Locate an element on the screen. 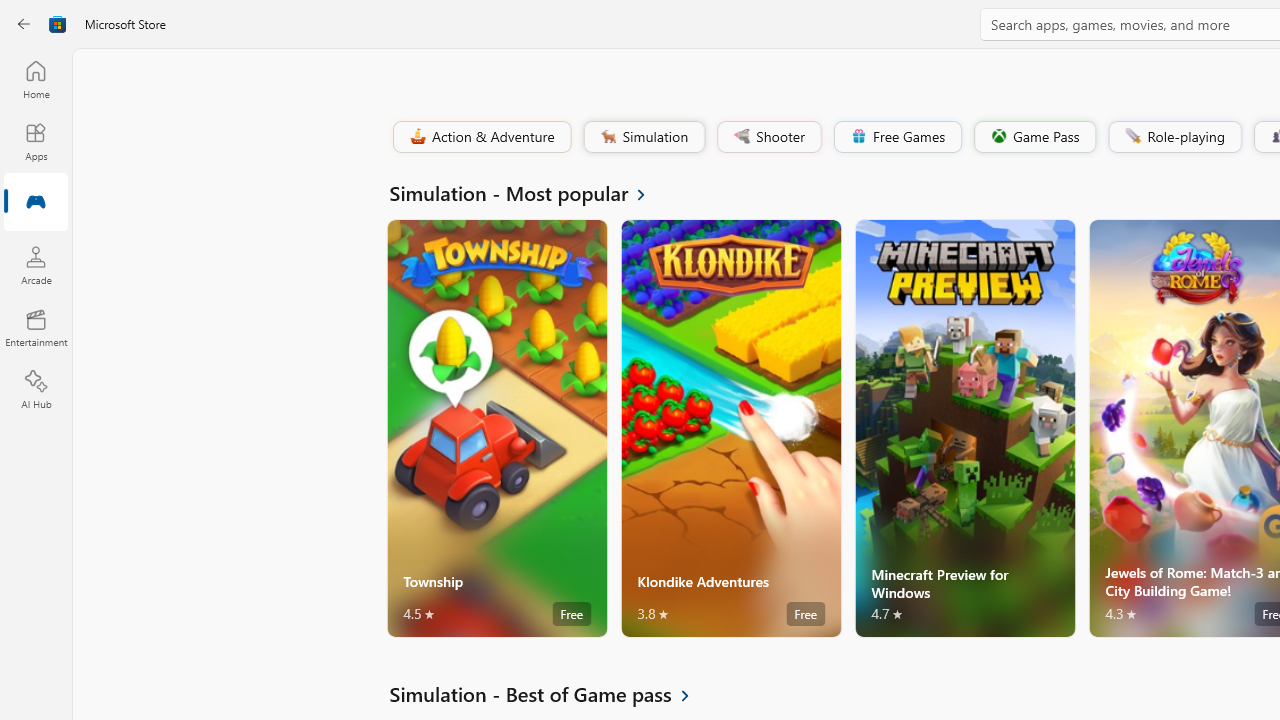 The width and height of the screenshot is (1280, 720). 'Free Games' is located at coordinates (896, 135).